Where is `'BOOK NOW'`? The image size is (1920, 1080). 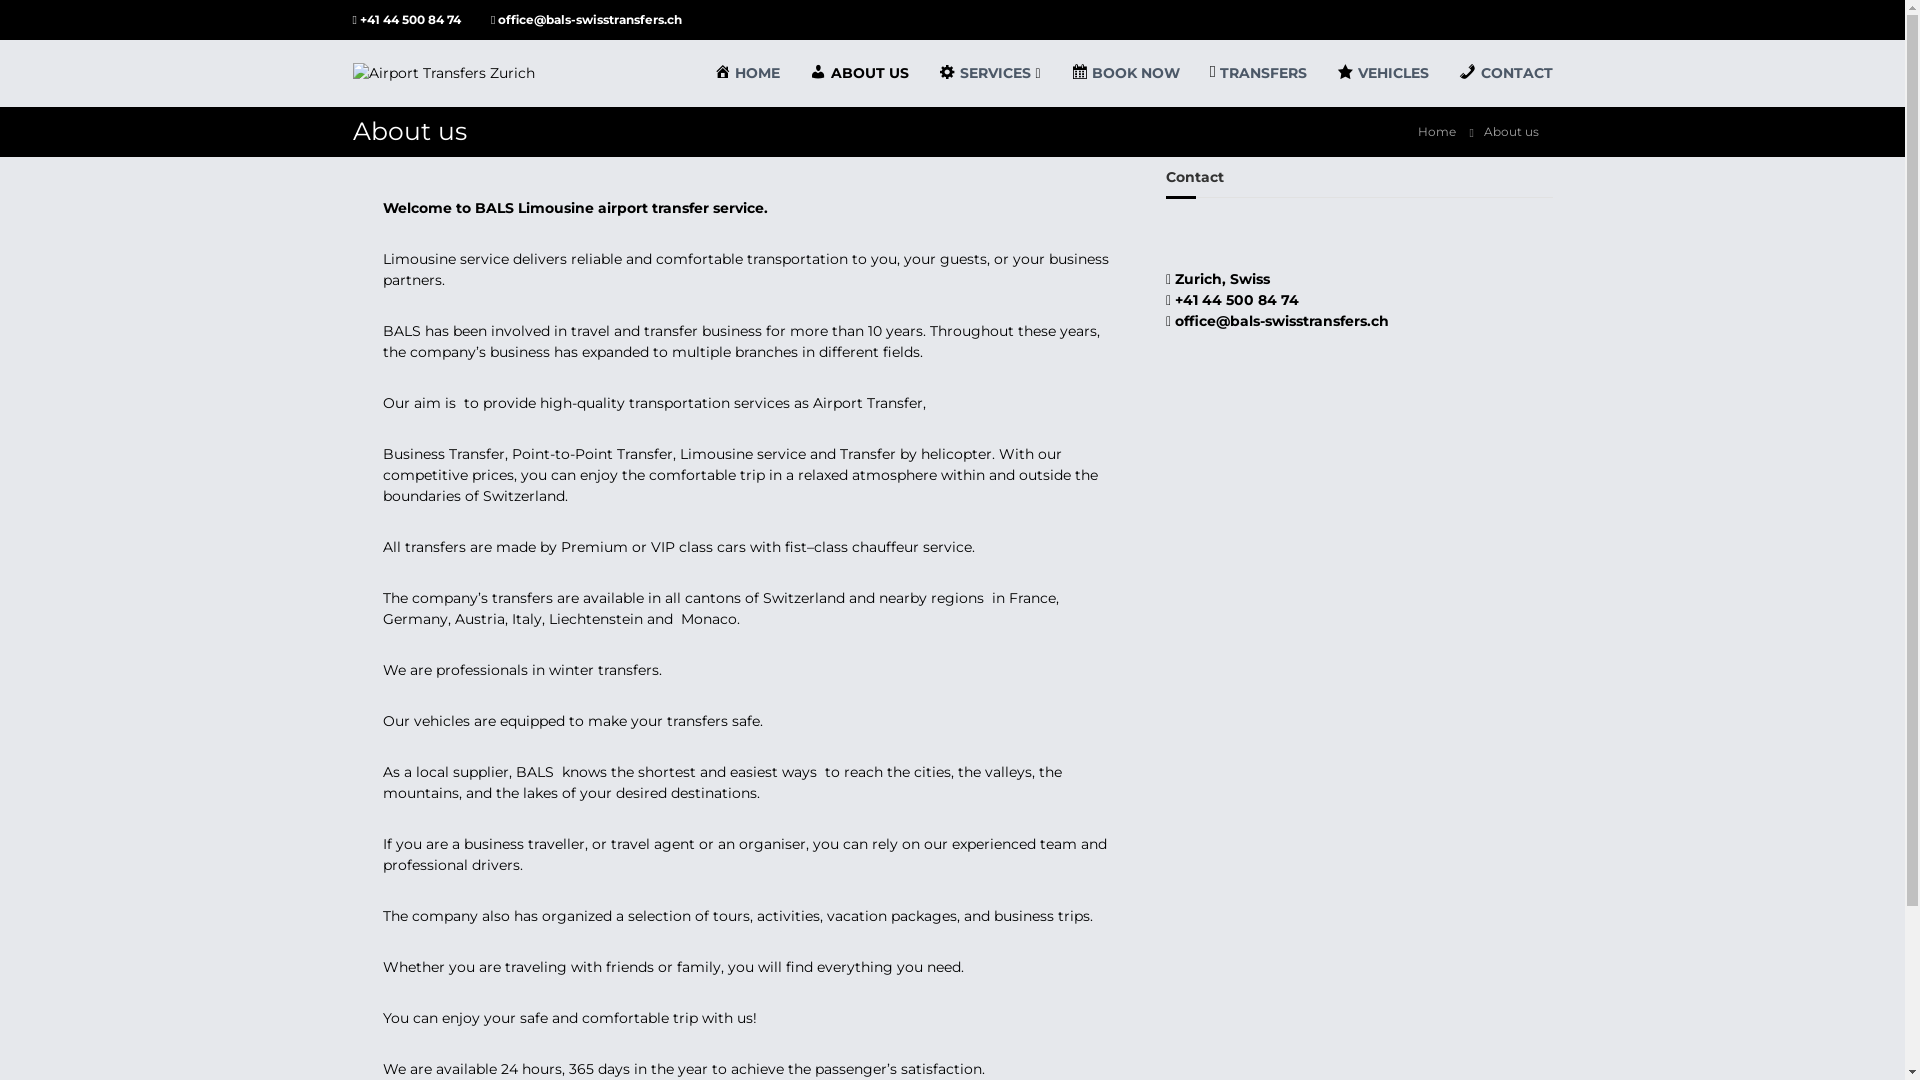
'BOOK NOW' is located at coordinates (1125, 72).